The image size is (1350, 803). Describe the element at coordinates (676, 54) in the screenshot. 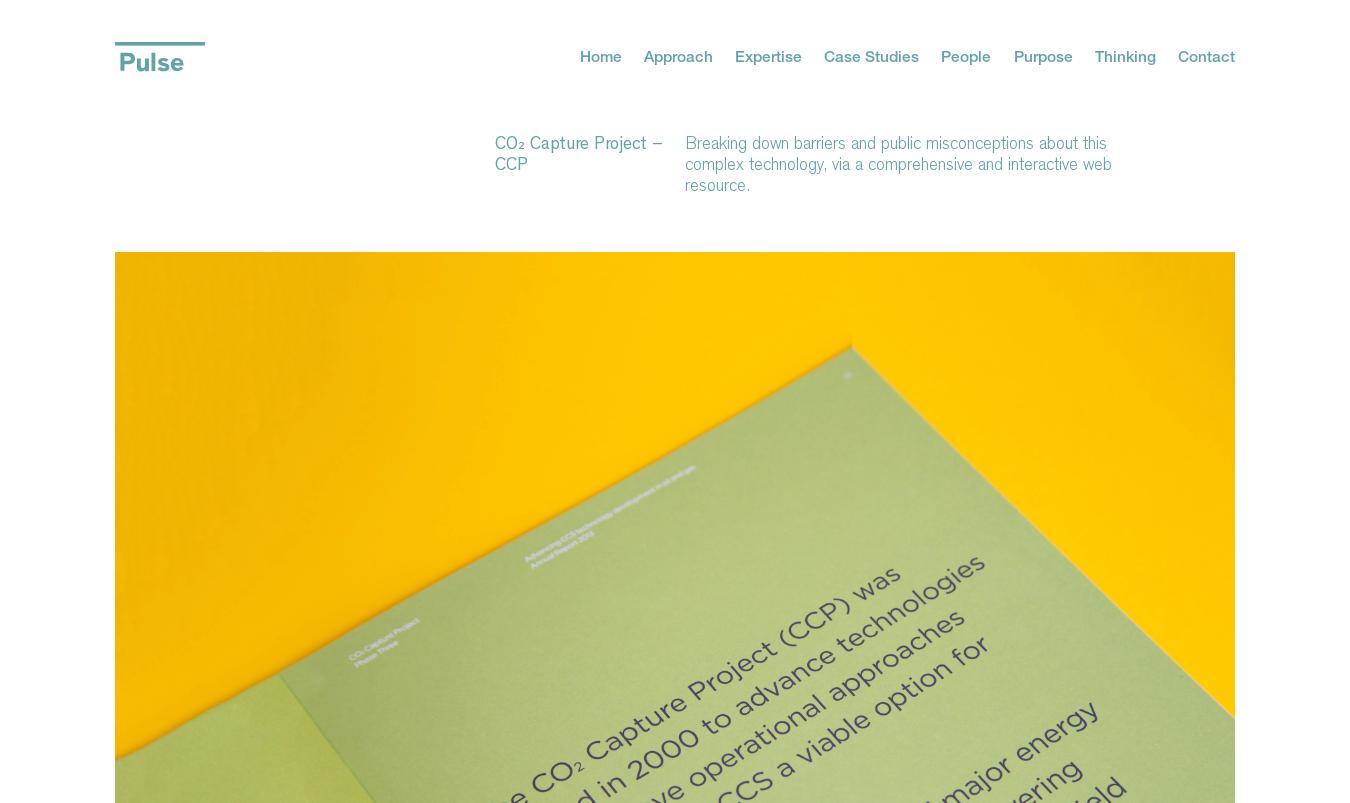

I see `'Approach'` at that location.